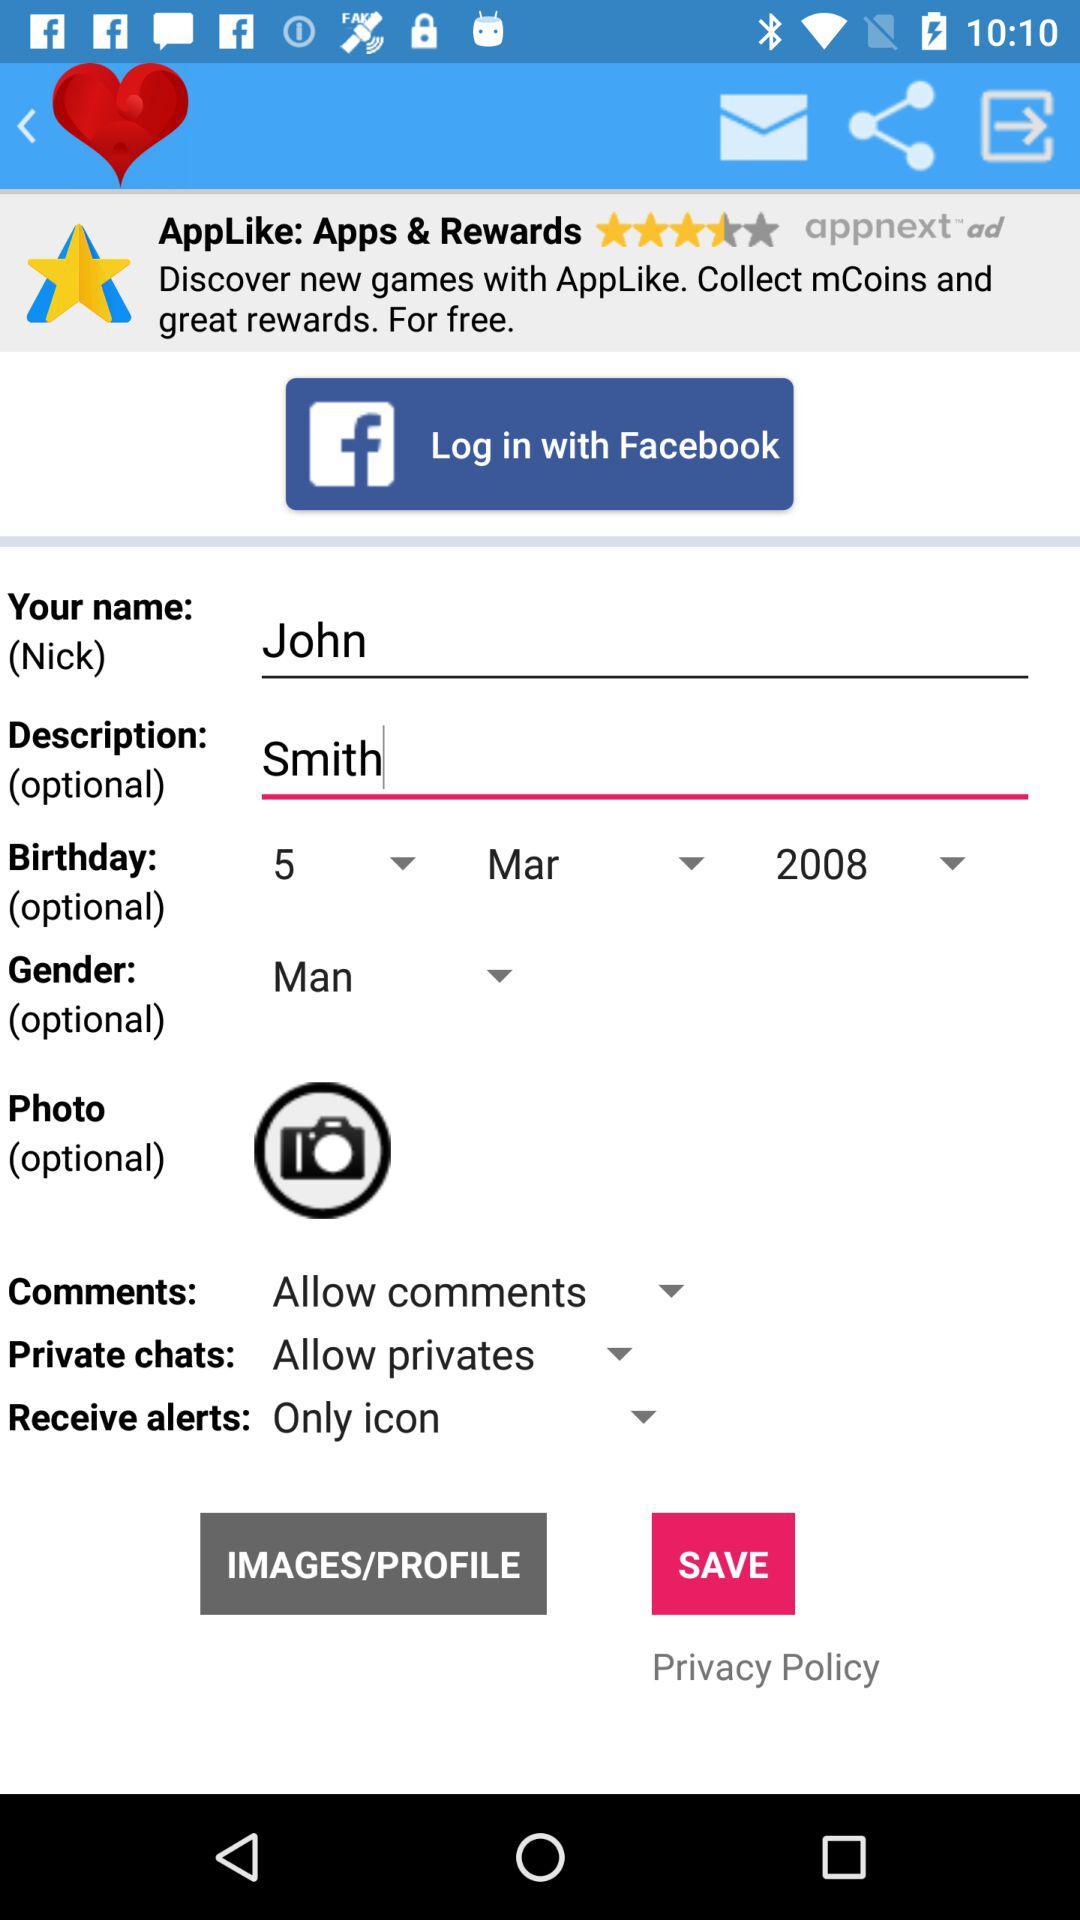 This screenshot has width=1080, height=1920. What do you see at coordinates (890, 124) in the screenshot?
I see `share email` at bounding box center [890, 124].